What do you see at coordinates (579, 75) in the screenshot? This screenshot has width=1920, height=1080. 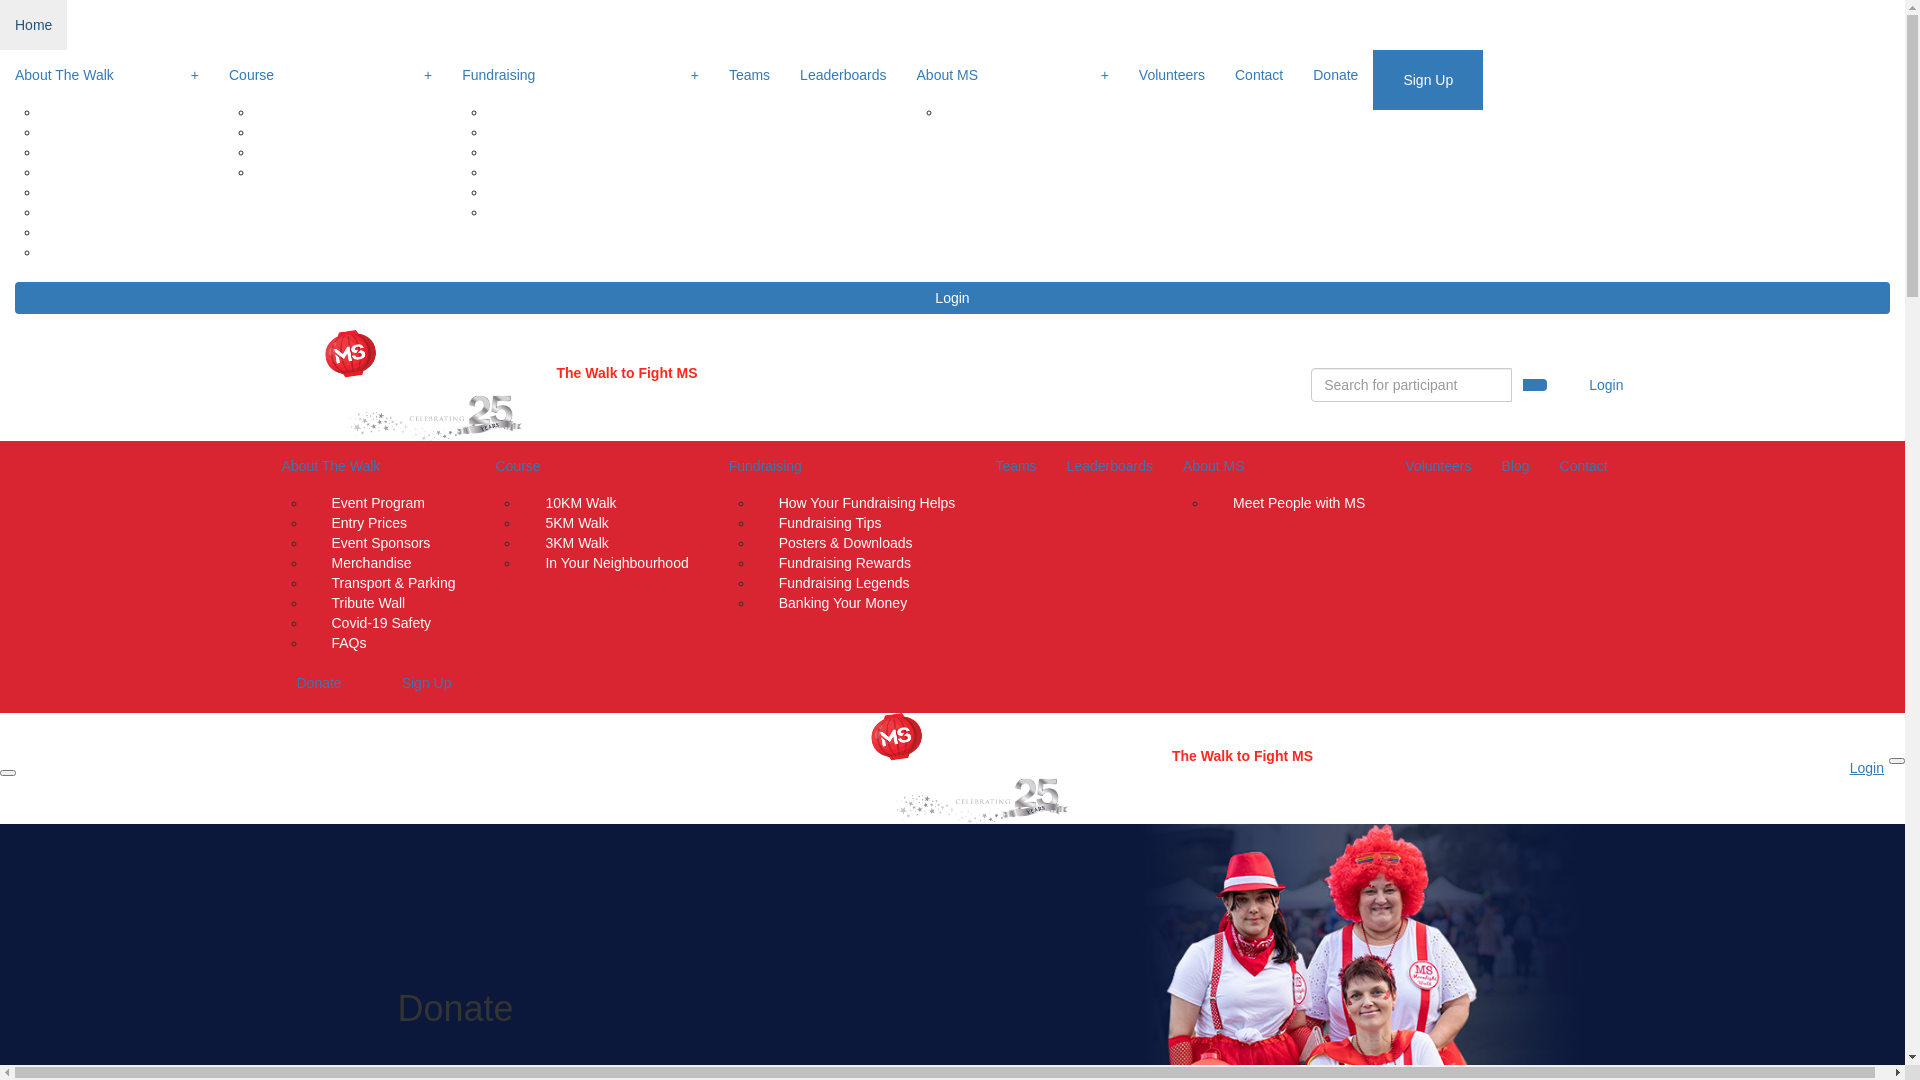 I see `'Fundraising` at bounding box center [579, 75].